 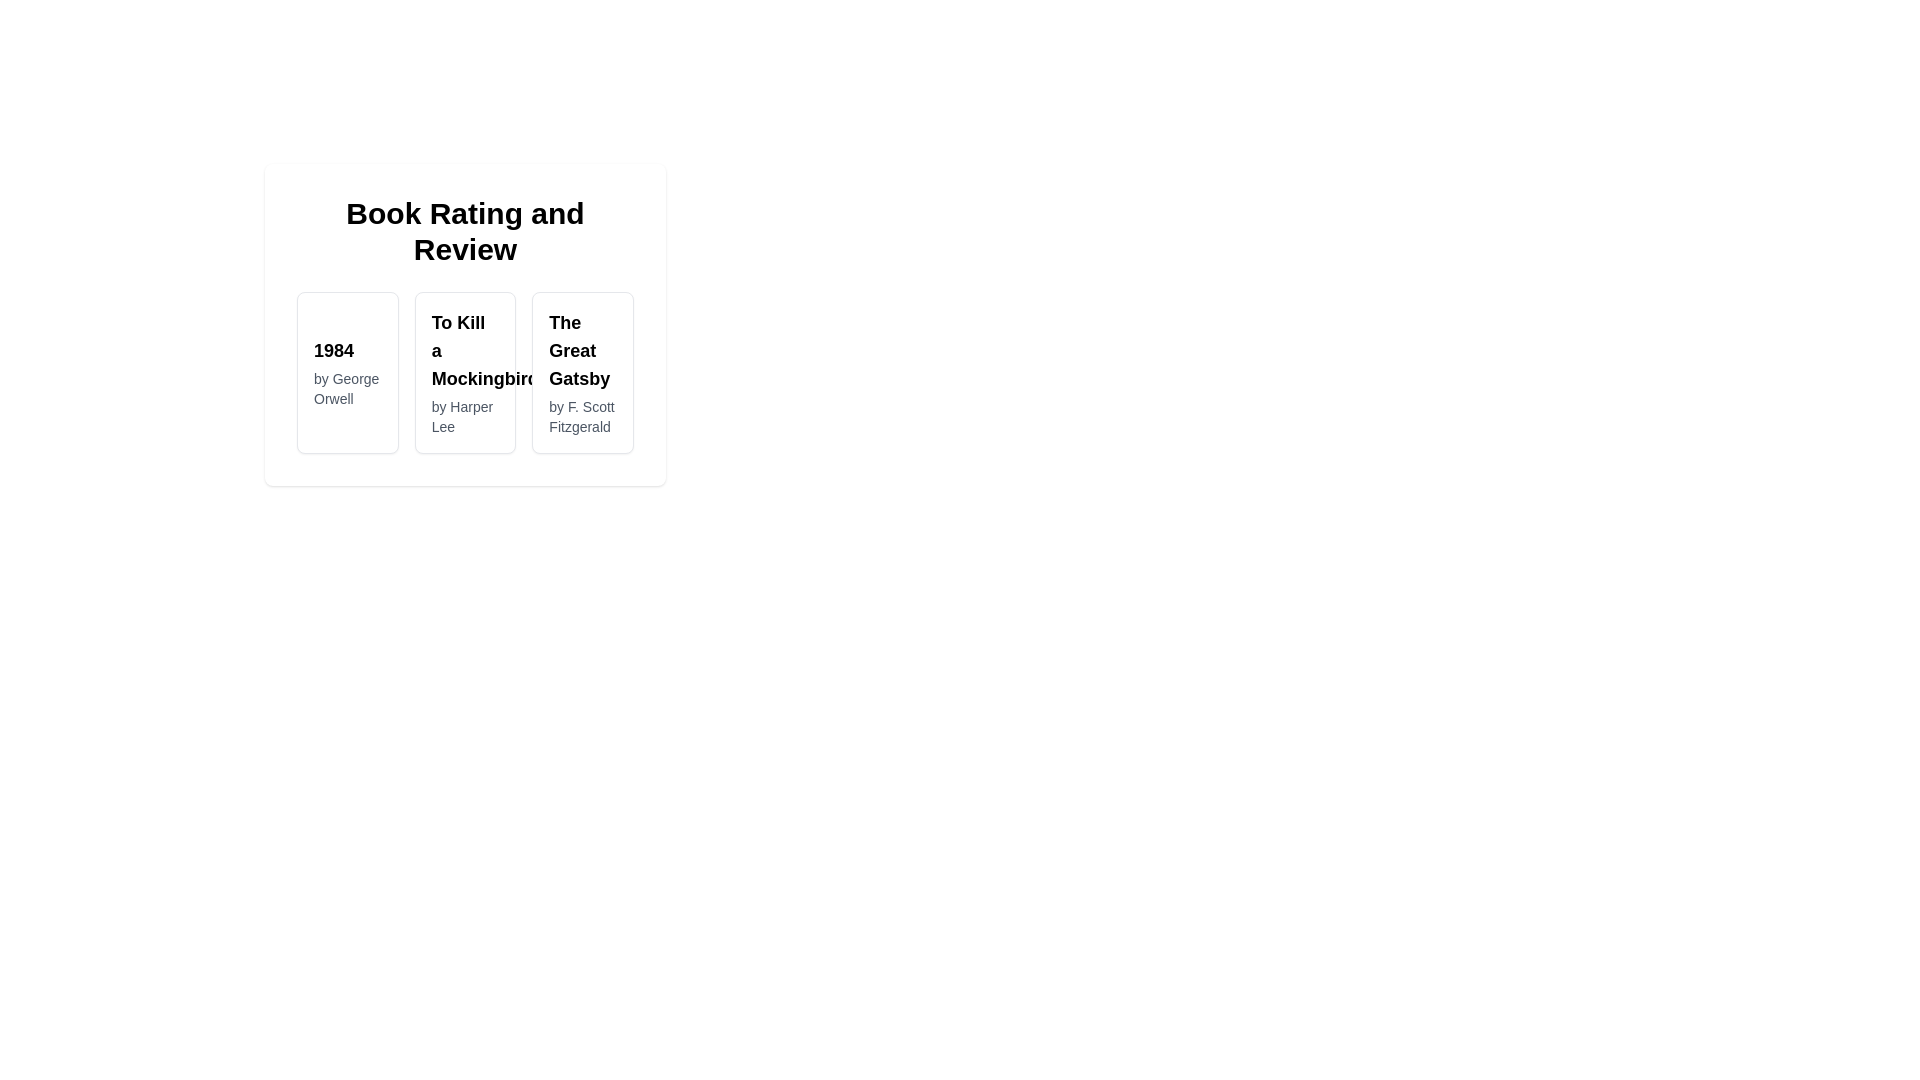 I want to click on the Text label that serves as the title of the book, which is located inside the leftmost book information card, positioned at the top of the card above the text 'by George Orwell', so click(x=347, y=350).